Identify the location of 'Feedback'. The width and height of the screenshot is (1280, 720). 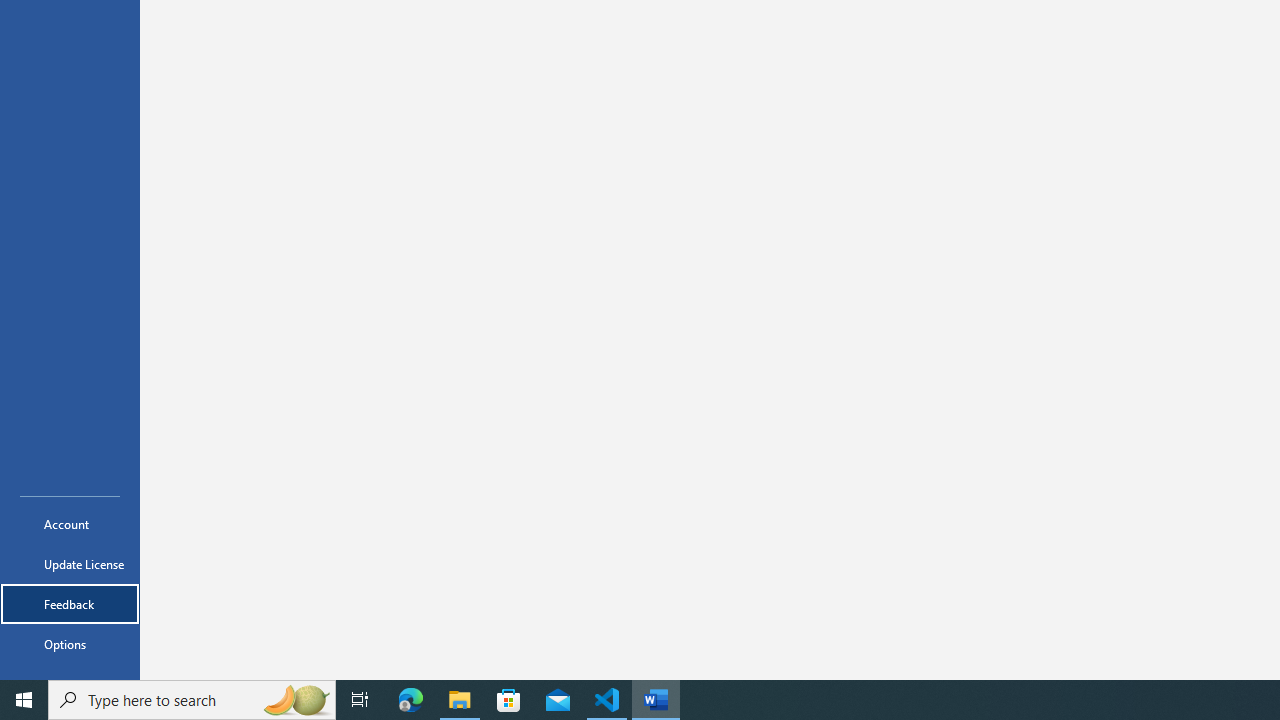
(69, 603).